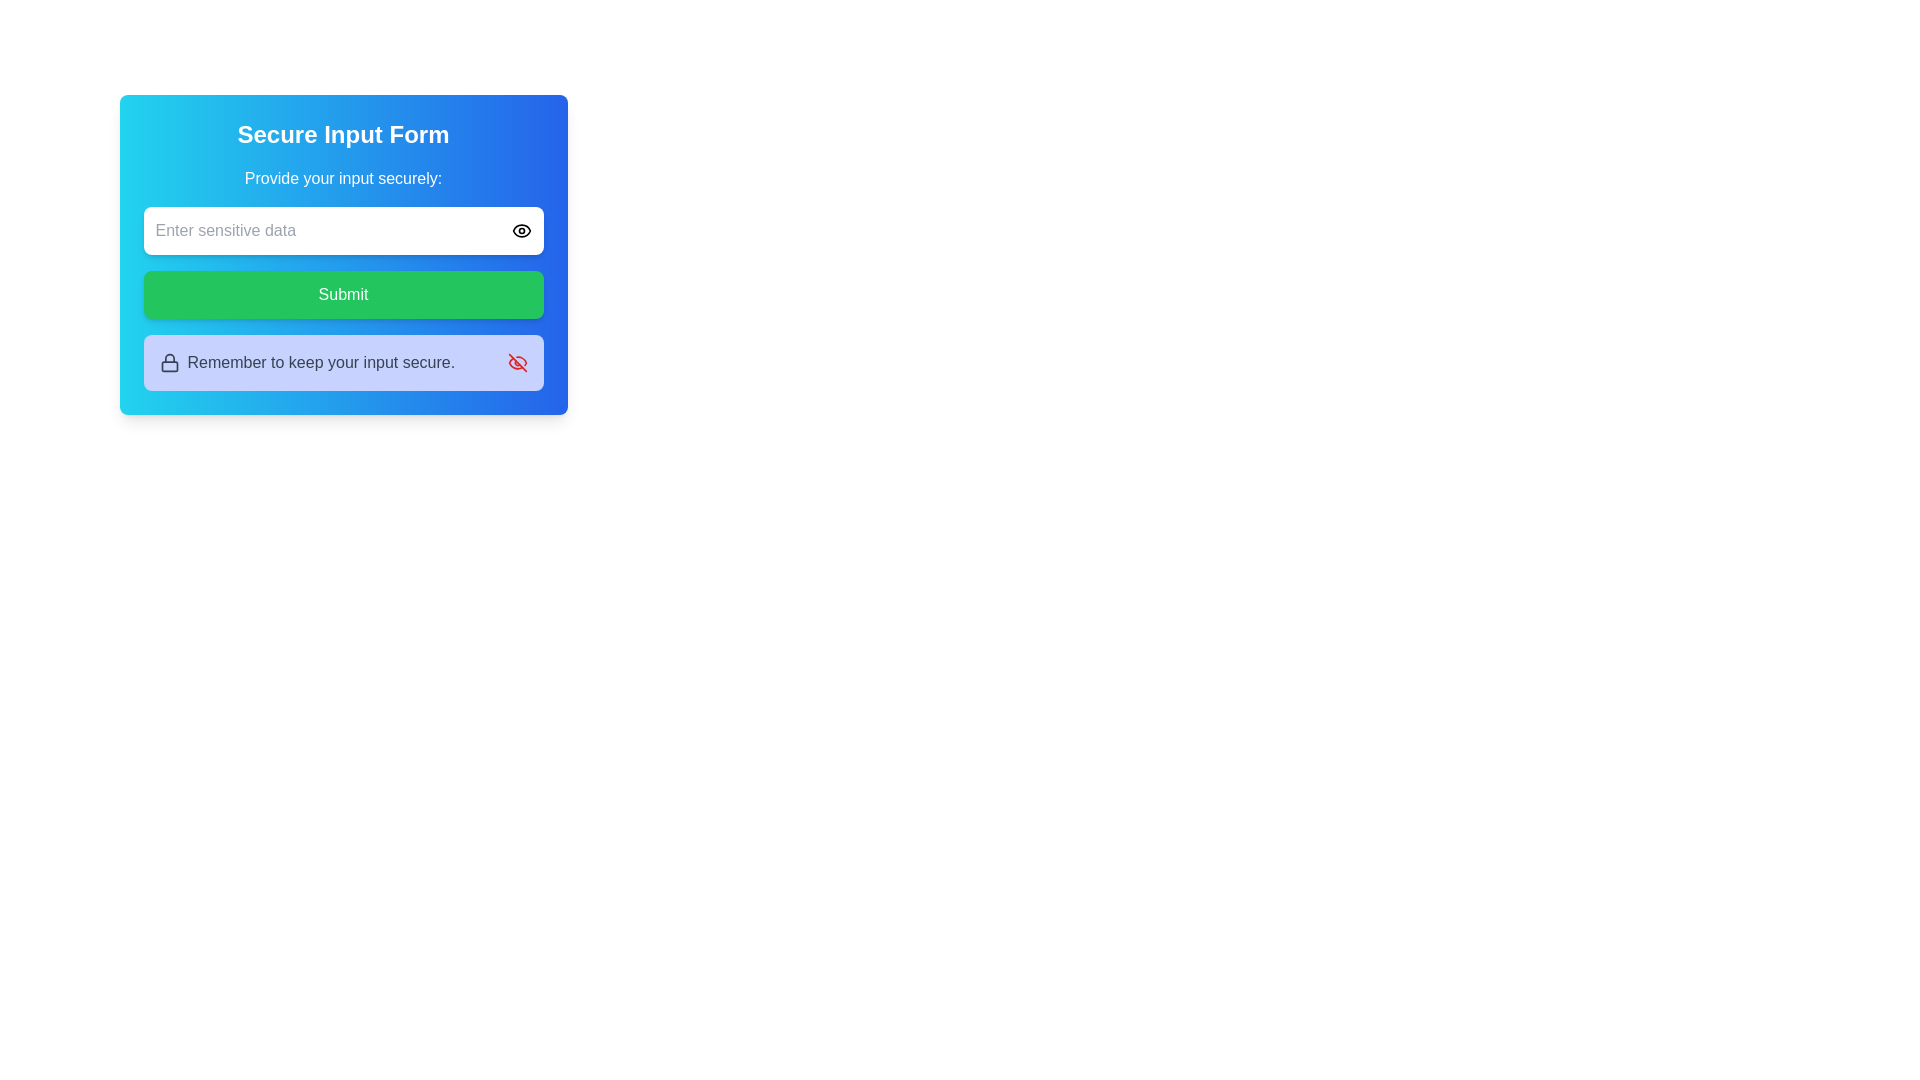 The height and width of the screenshot is (1080, 1920). What do you see at coordinates (521, 230) in the screenshot?
I see `the visibility toggle button positioned to the right of the input field labeled 'Enter sensitive data'` at bounding box center [521, 230].